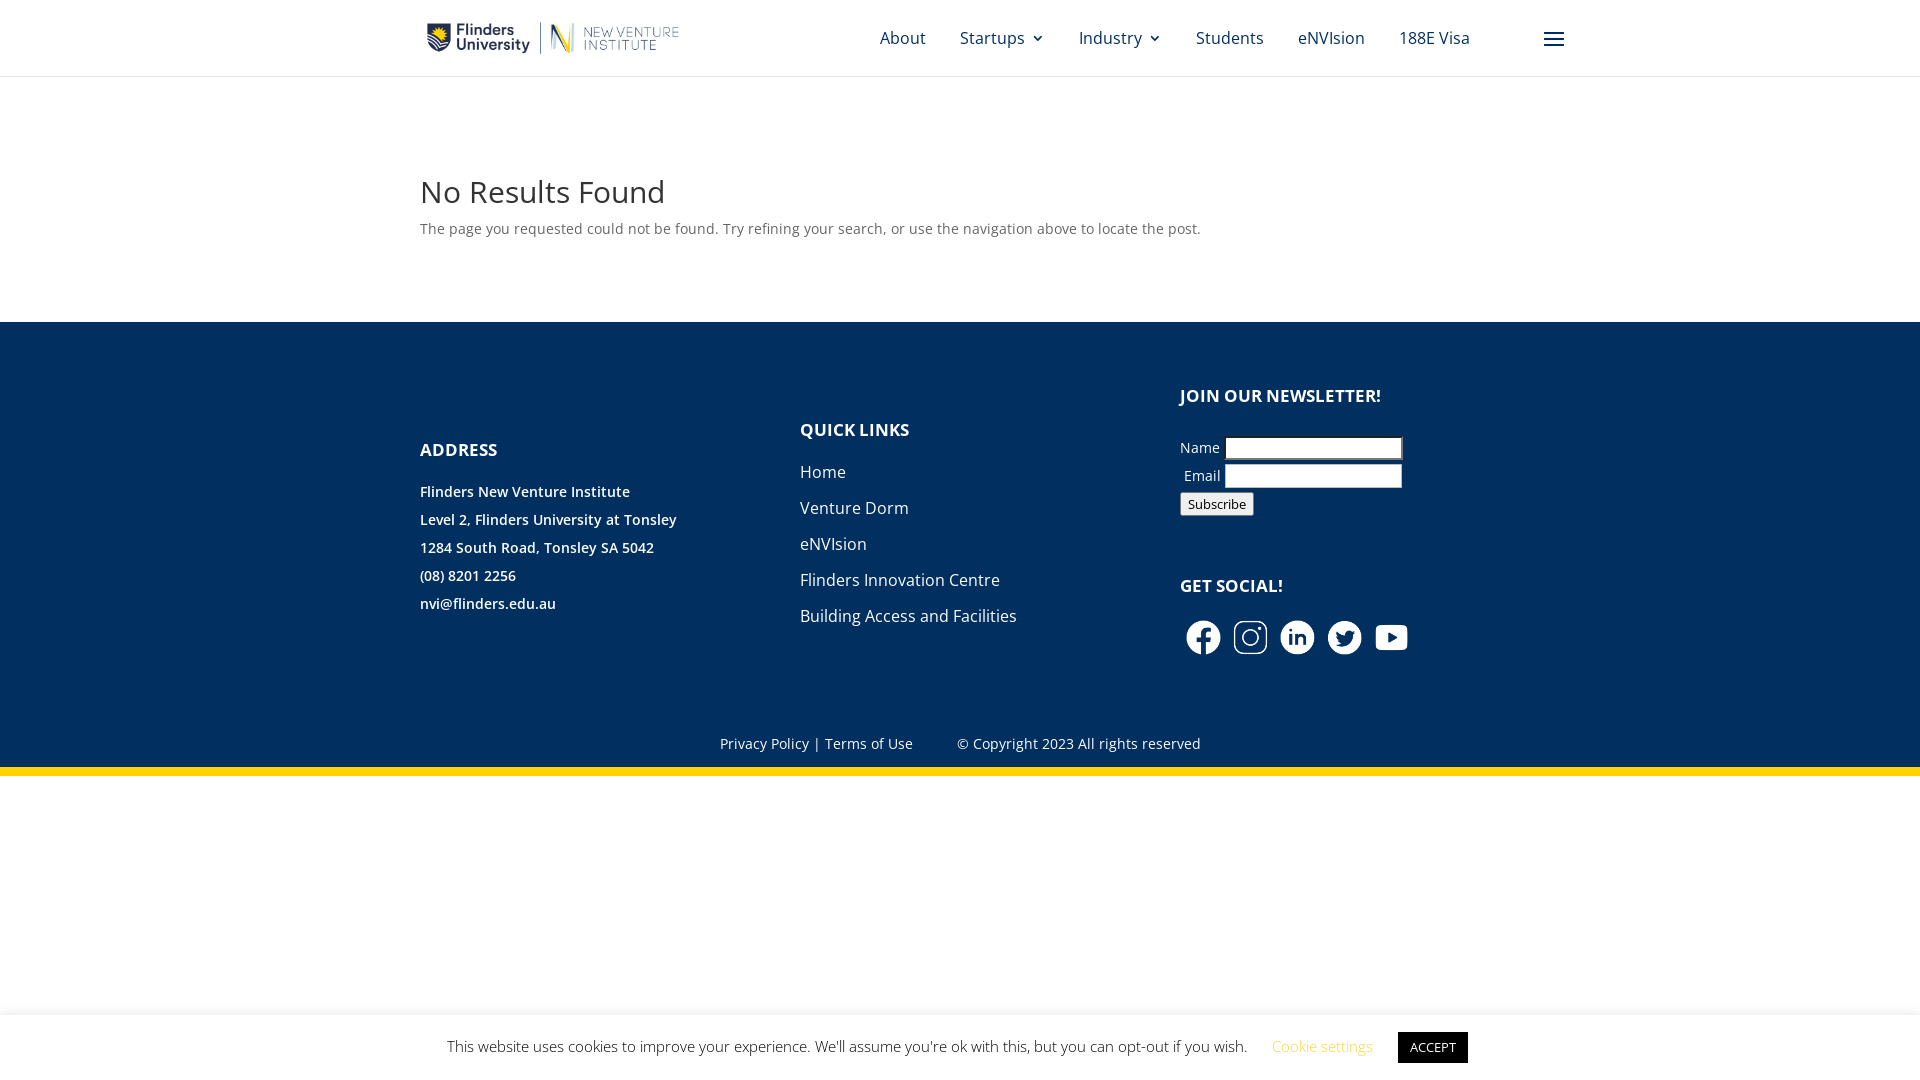 Image resolution: width=1920 pixels, height=1080 pixels. Describe the element at coordinates (1433, 38) in the screenshot. I see `'188E Visa'` at that location.